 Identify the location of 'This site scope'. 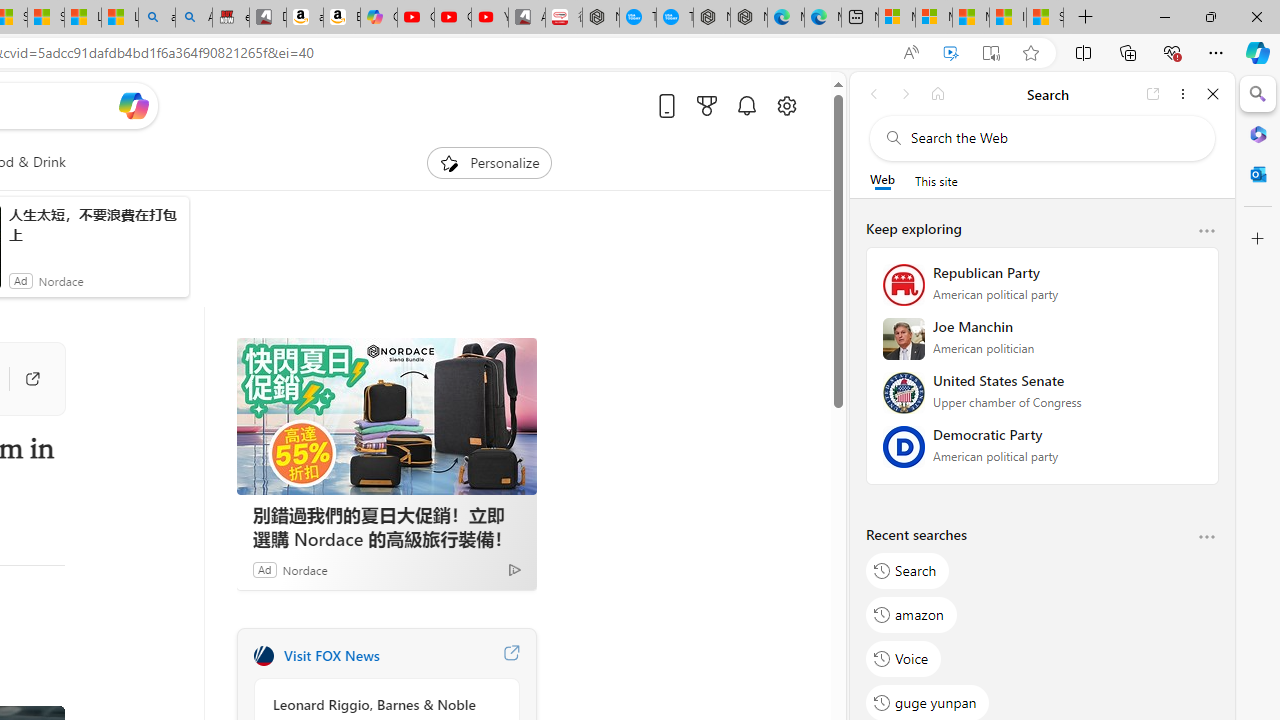
(935, 180).